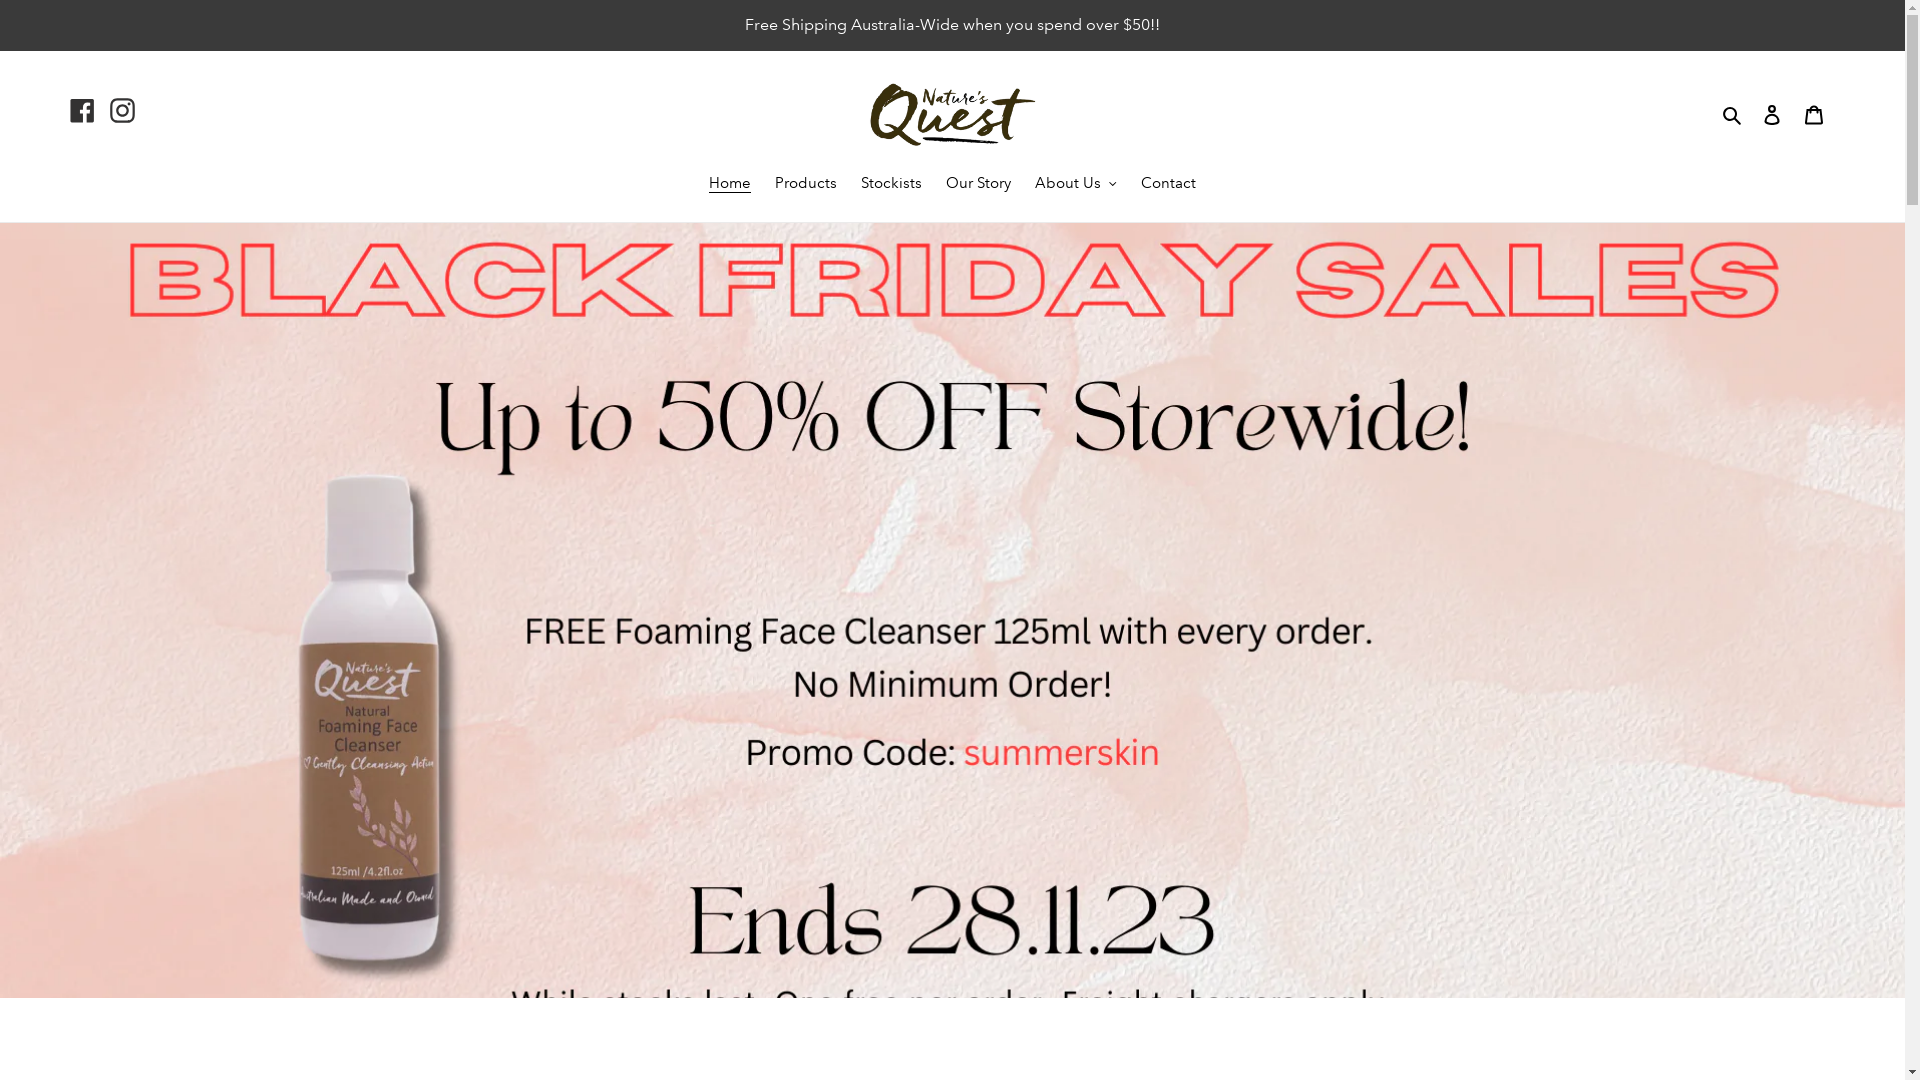 The image size is (1920, 1080). What do you see at coordinates (1732, 114) in the screenshot?
I see `'Search'` at bounding box center [1732, 114].